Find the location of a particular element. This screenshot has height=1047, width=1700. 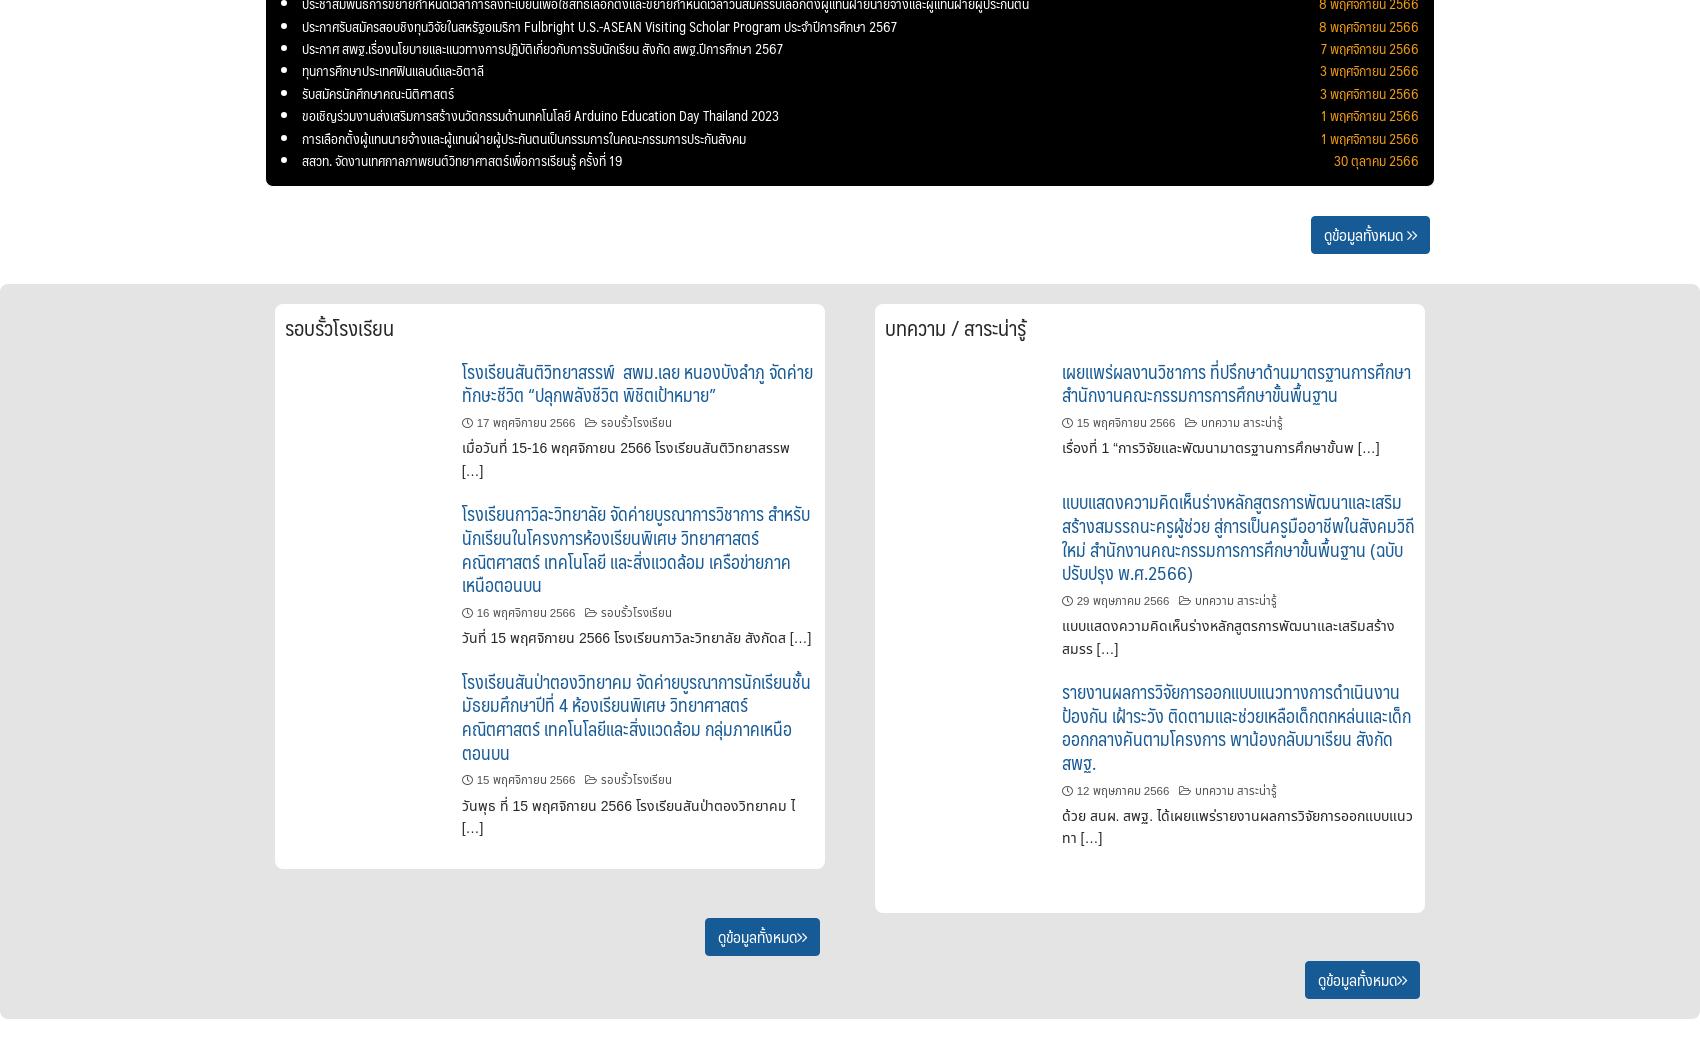

'8 พฤศจิกายน 2566' is located at coordinates (1319, 24).